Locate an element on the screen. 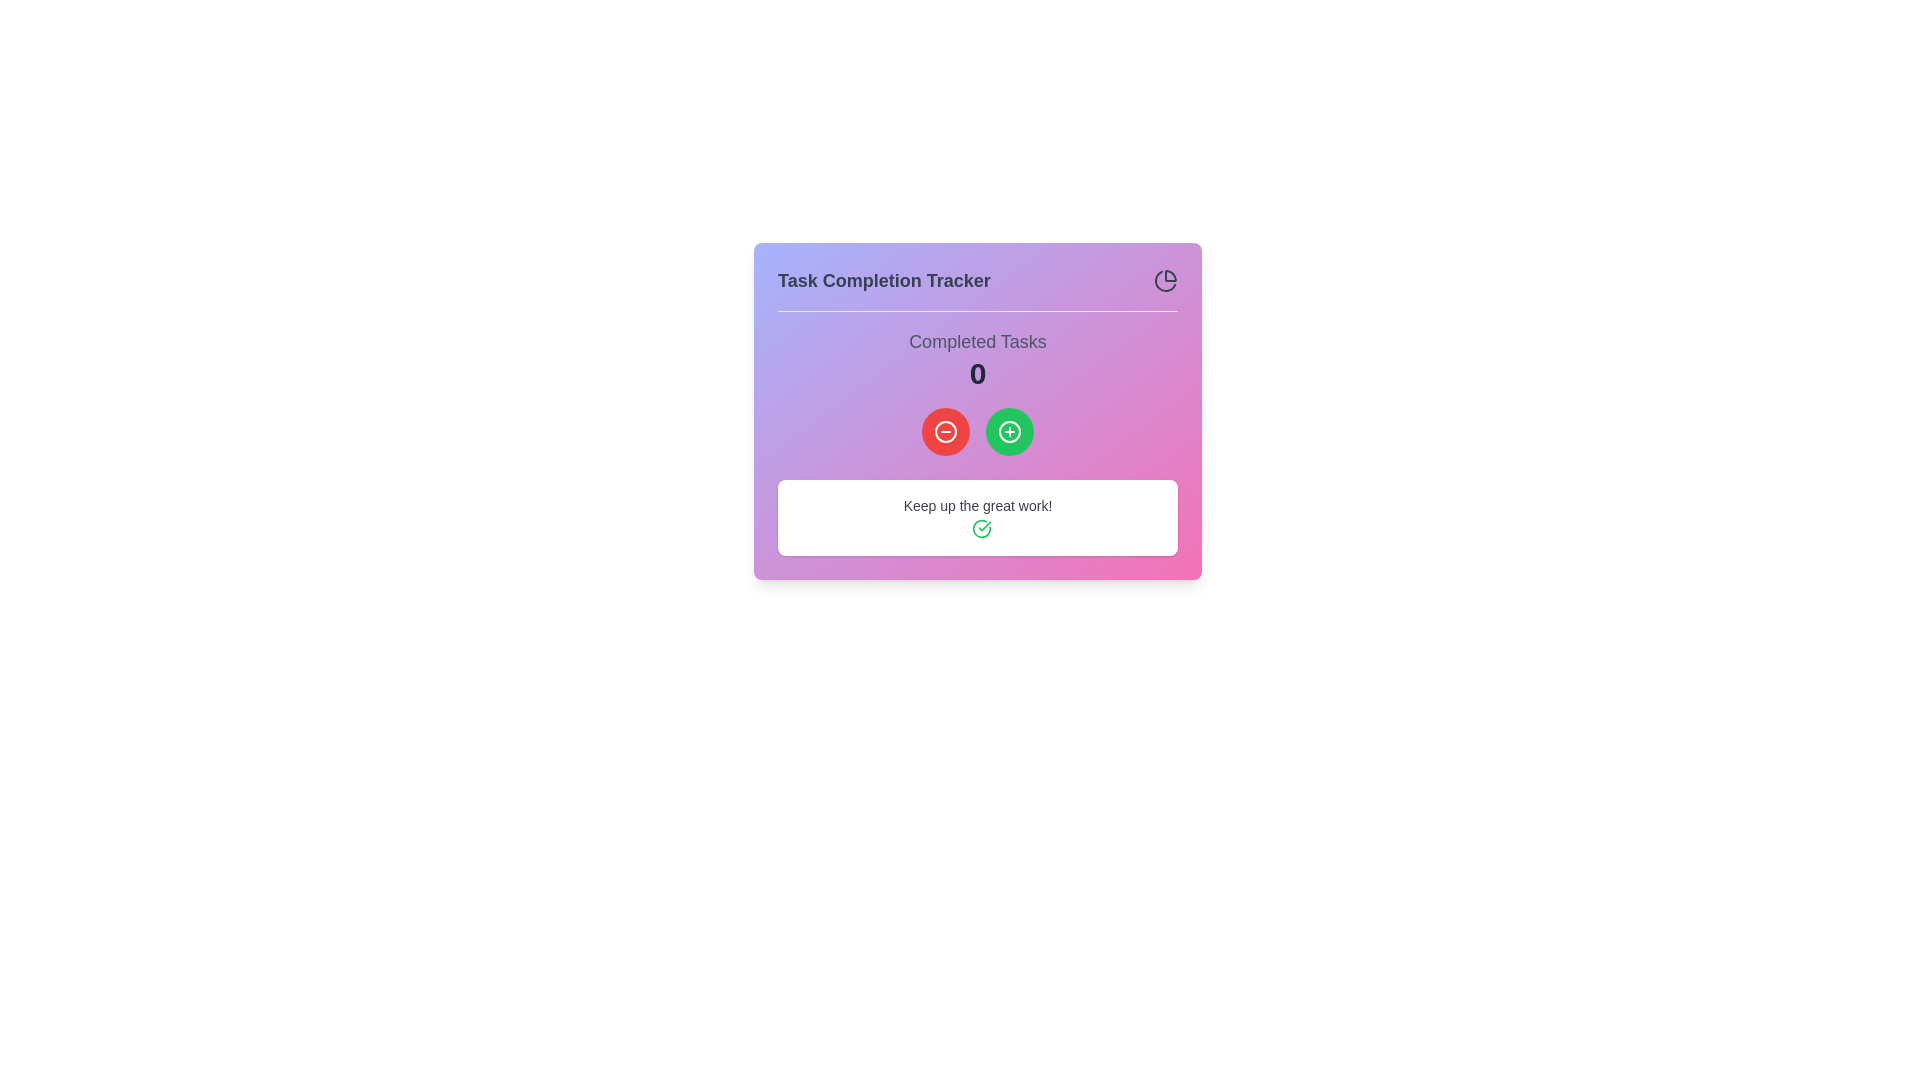  the presence of the congratulatory message text block with icon located at the bottom of the 'Task Completion Tracker' is located at coordinates (978, 516).